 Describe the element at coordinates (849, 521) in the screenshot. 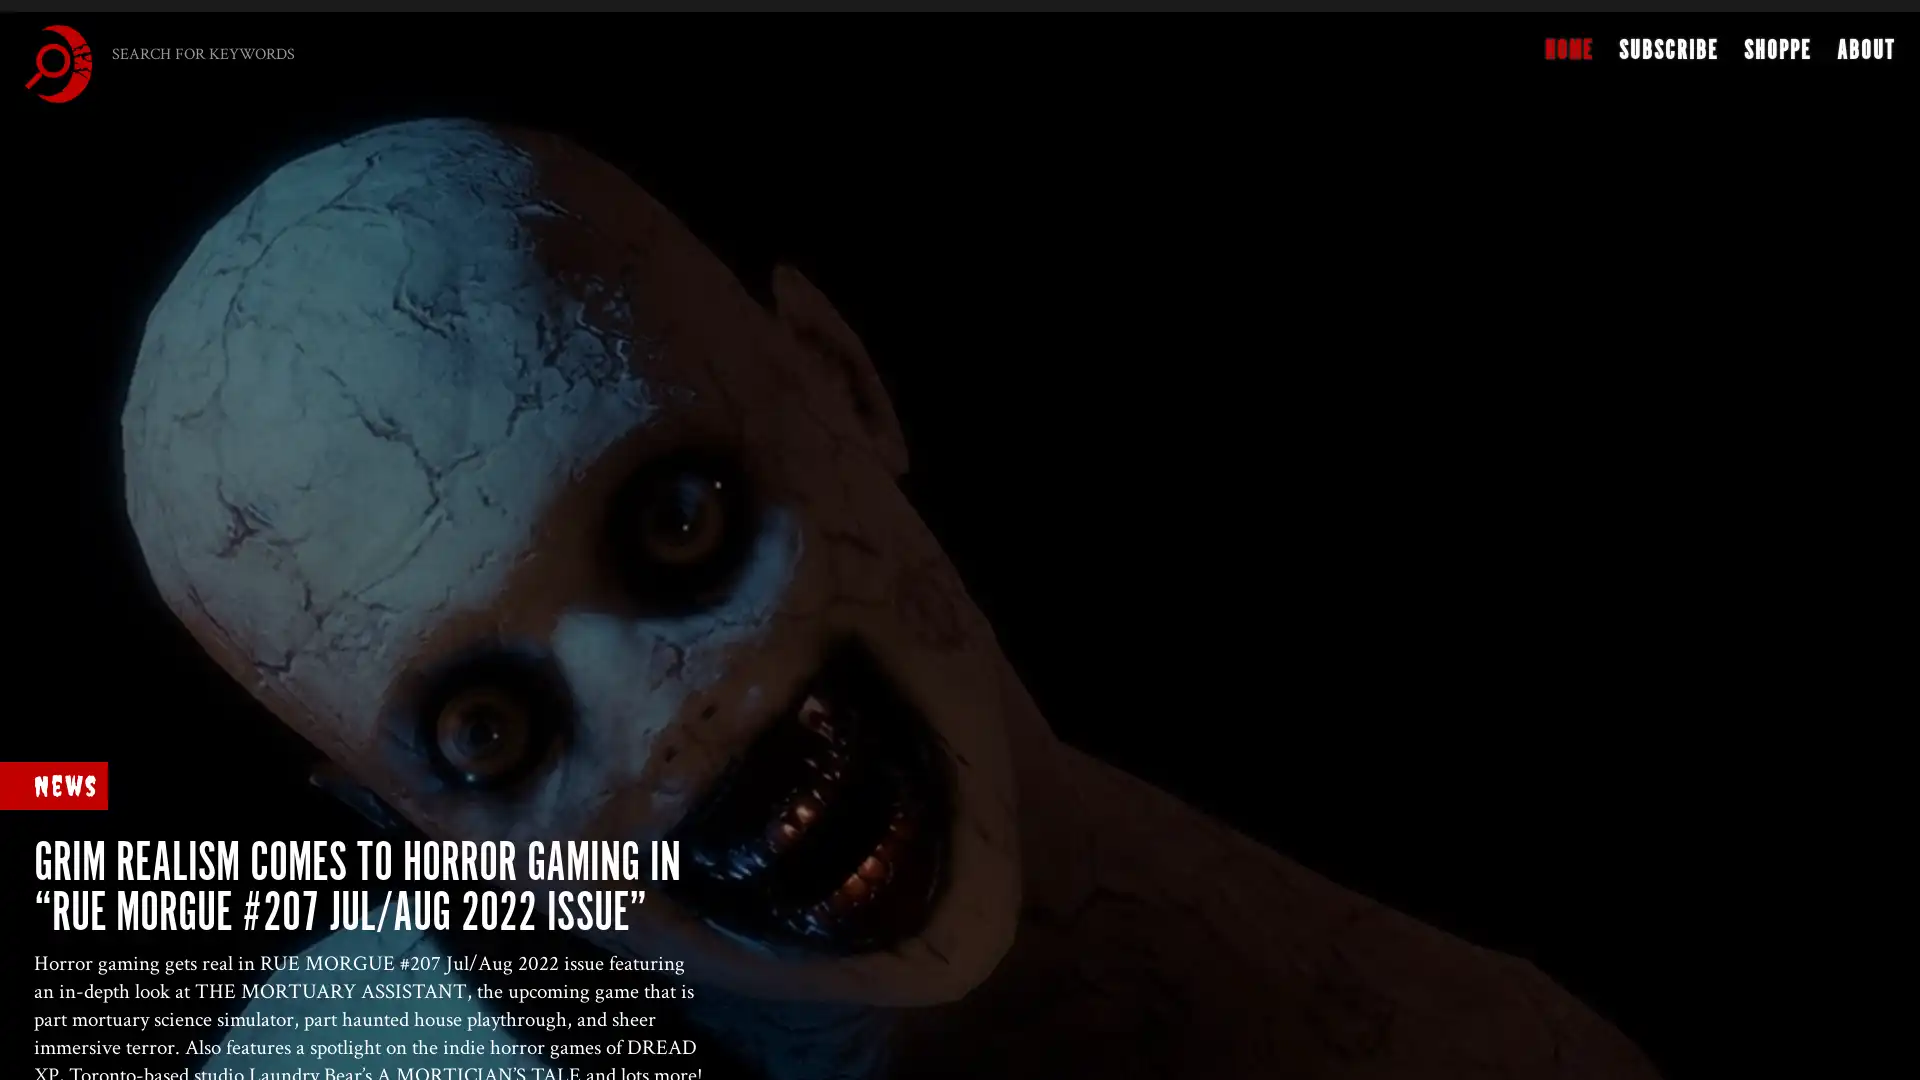

I see `NO THANKS` at that location.